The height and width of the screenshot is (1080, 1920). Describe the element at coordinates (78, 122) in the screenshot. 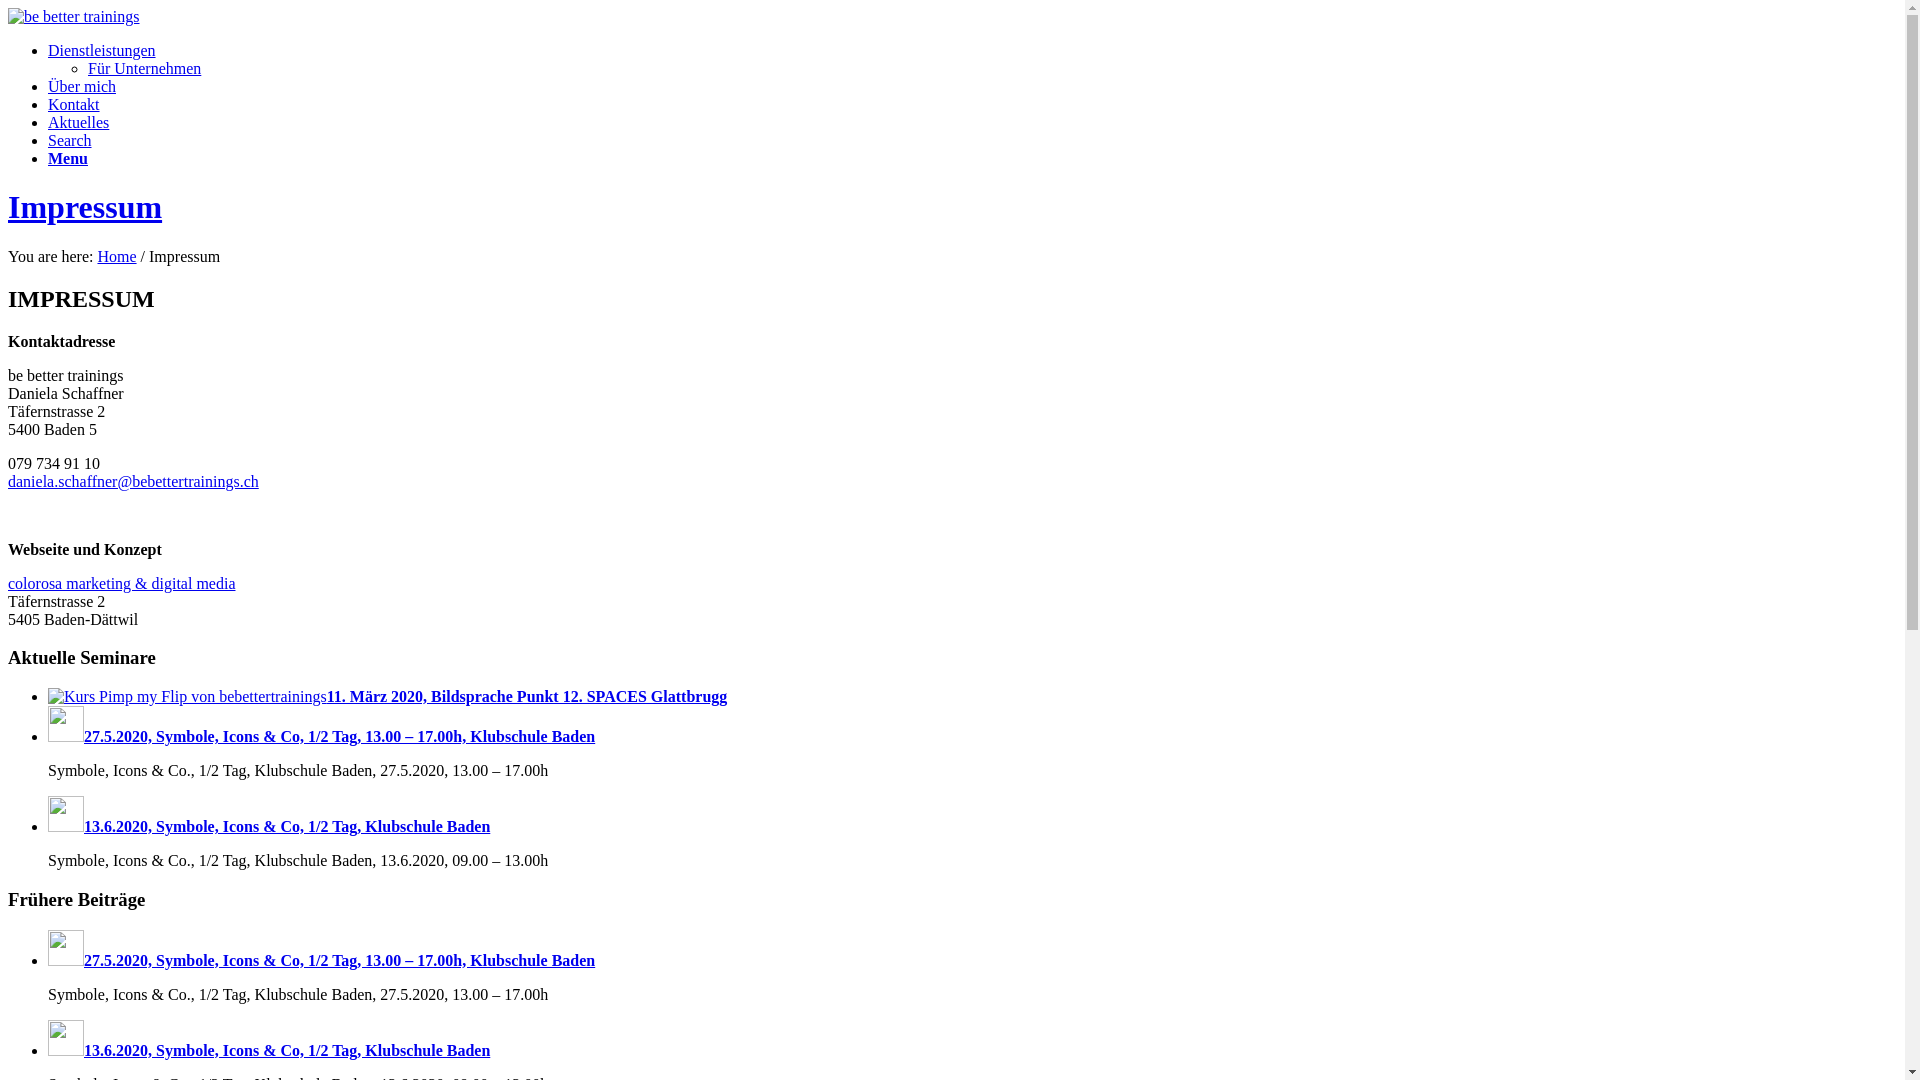

I see `'Aktuelles'` at that location.